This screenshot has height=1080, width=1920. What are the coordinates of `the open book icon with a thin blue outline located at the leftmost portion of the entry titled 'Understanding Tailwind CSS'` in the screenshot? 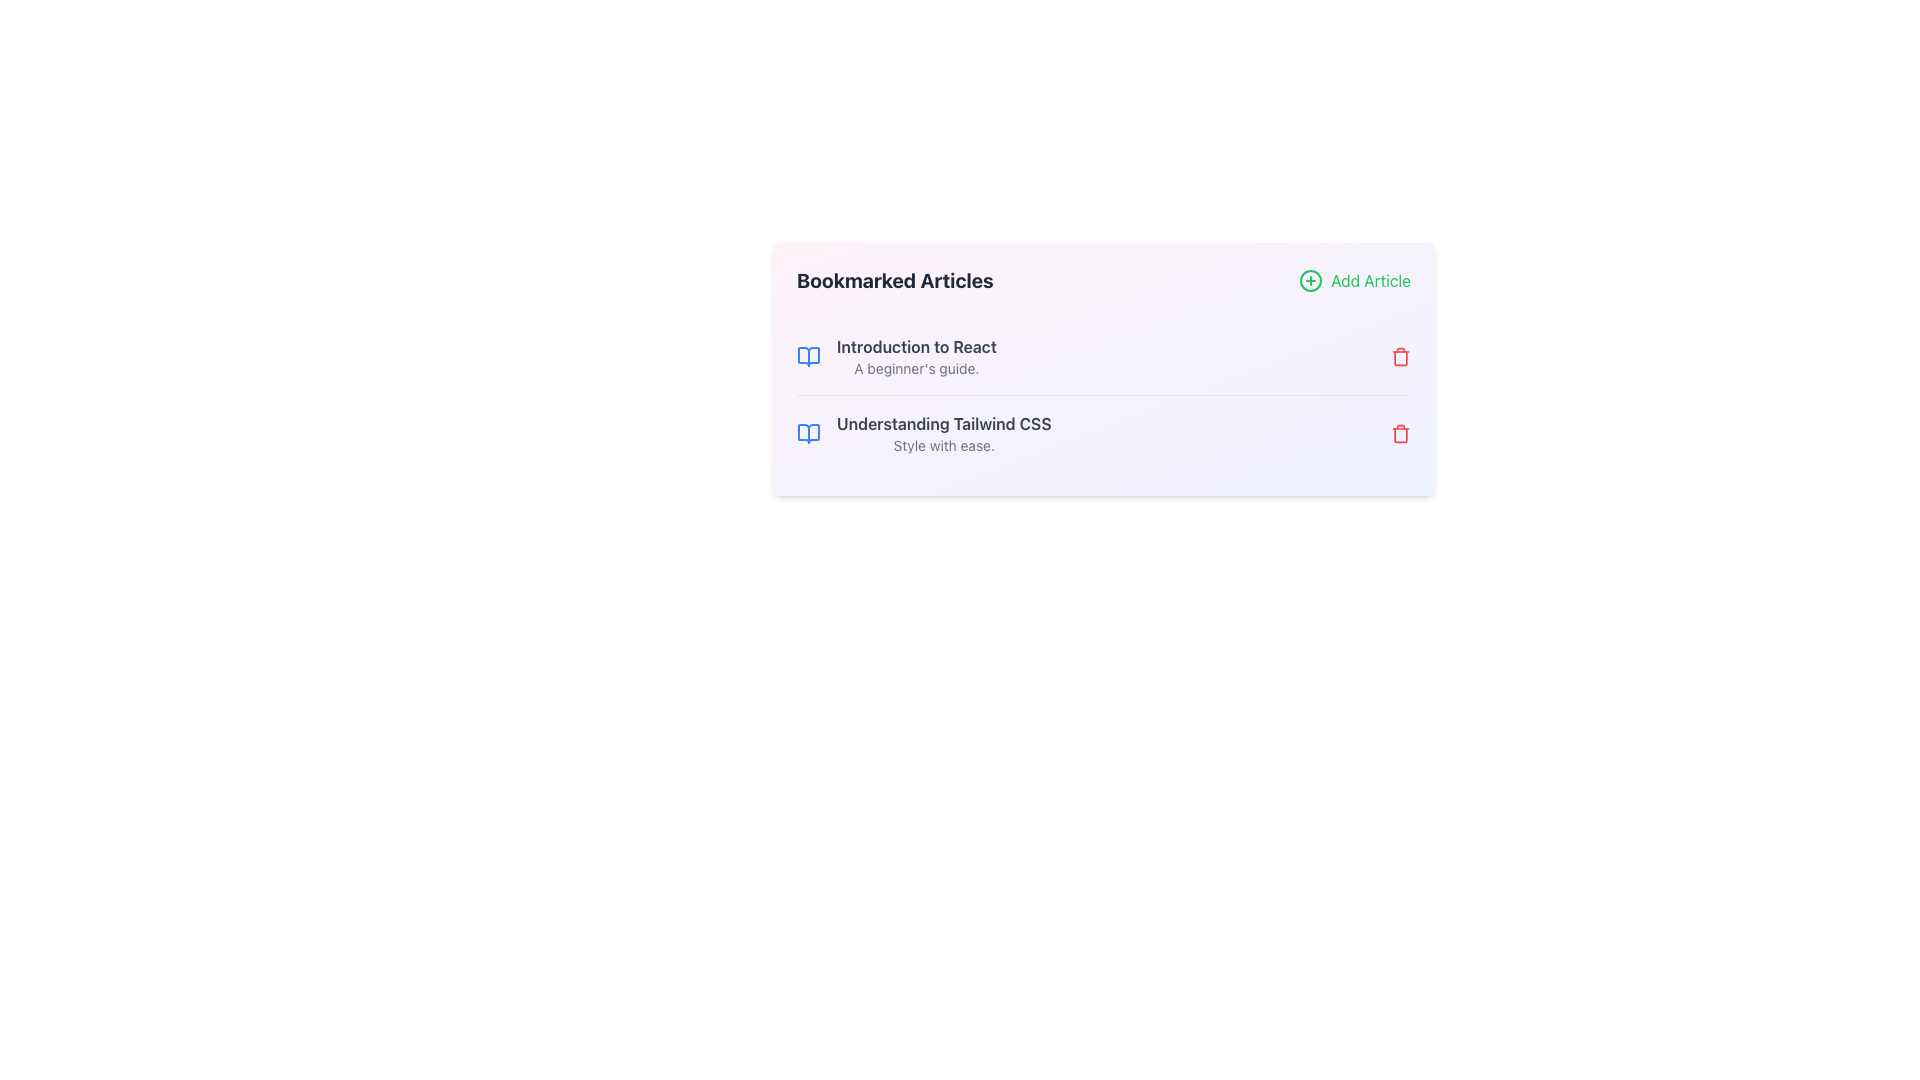 It's located at (809, 433).